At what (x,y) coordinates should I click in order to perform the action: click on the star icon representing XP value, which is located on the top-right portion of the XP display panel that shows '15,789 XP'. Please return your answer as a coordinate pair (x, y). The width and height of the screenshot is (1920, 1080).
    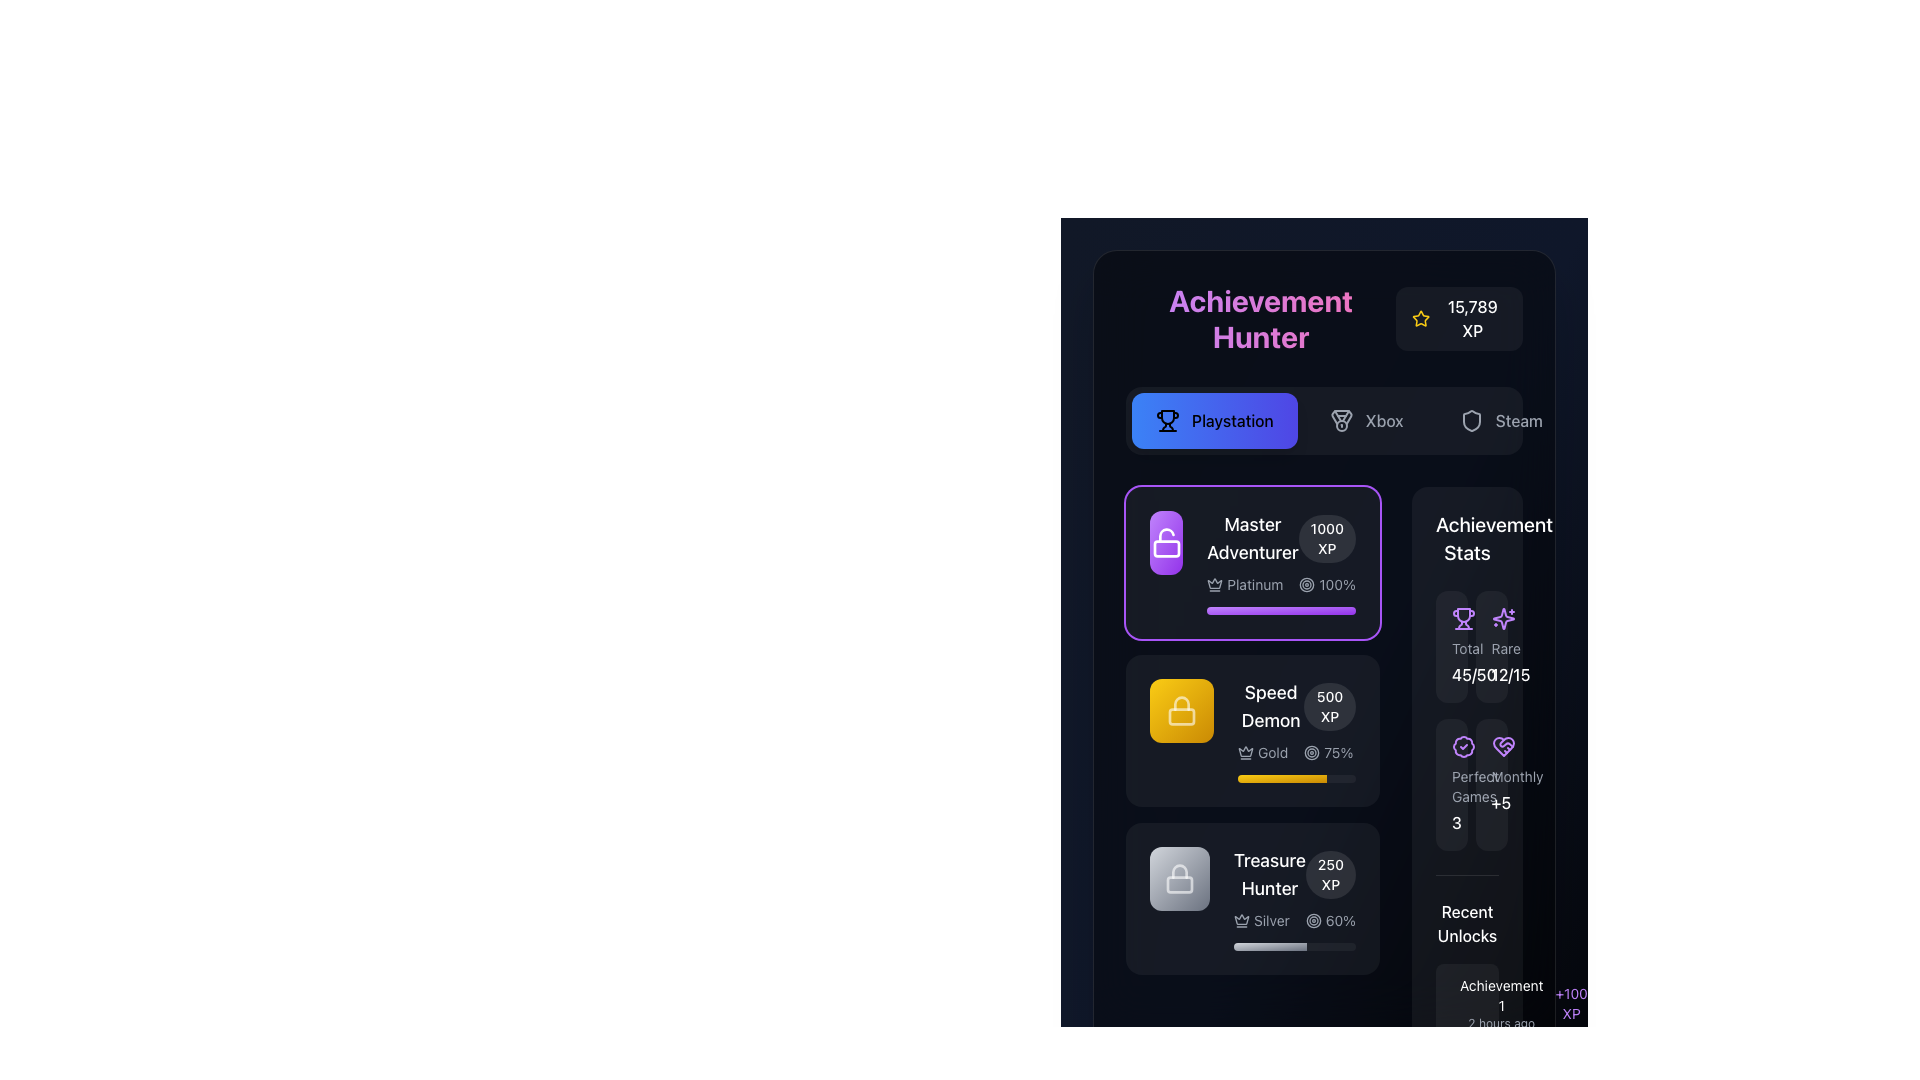
    Looking at the image, I should click on (1420, 318).